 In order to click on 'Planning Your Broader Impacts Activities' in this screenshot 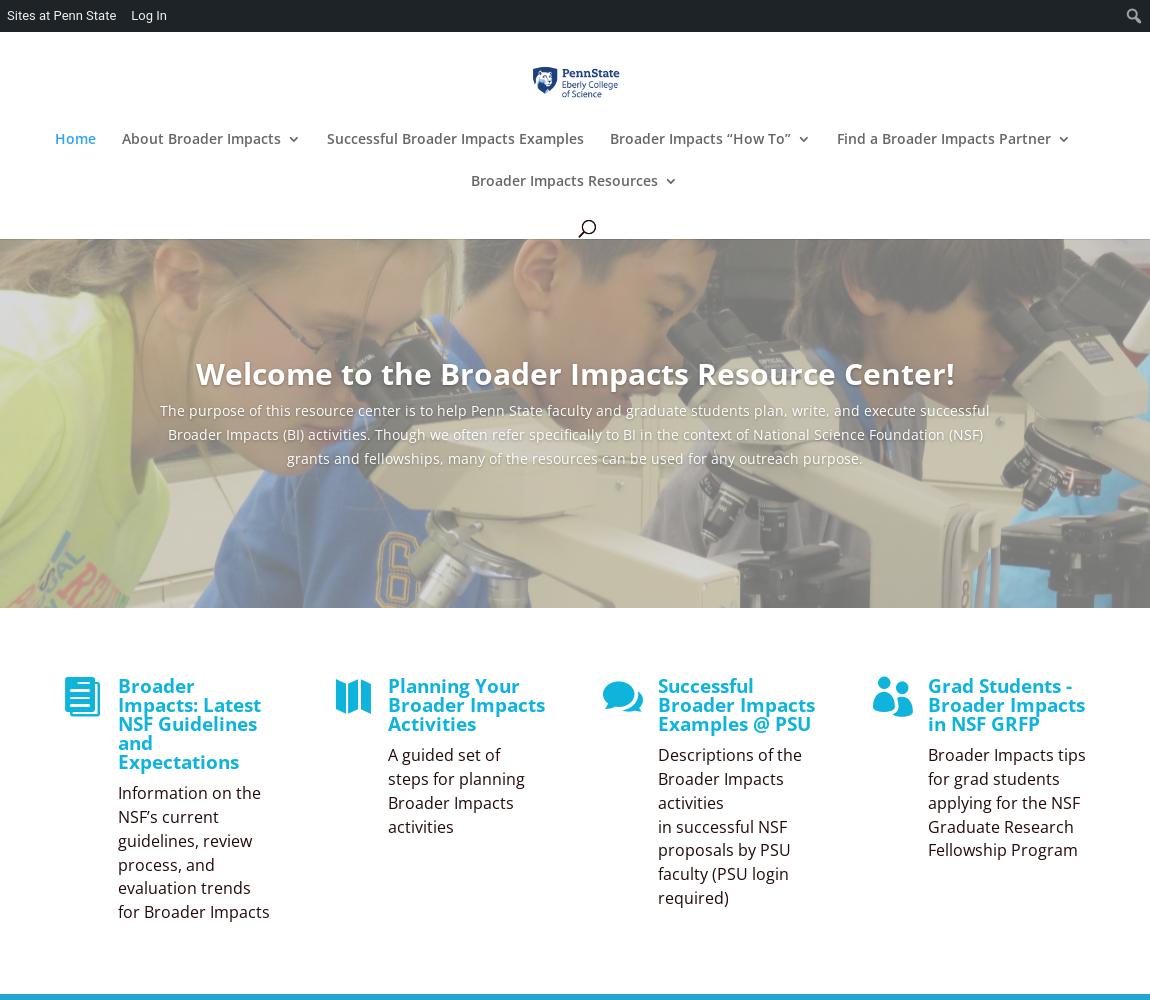, I will do `click(388, 704)`.